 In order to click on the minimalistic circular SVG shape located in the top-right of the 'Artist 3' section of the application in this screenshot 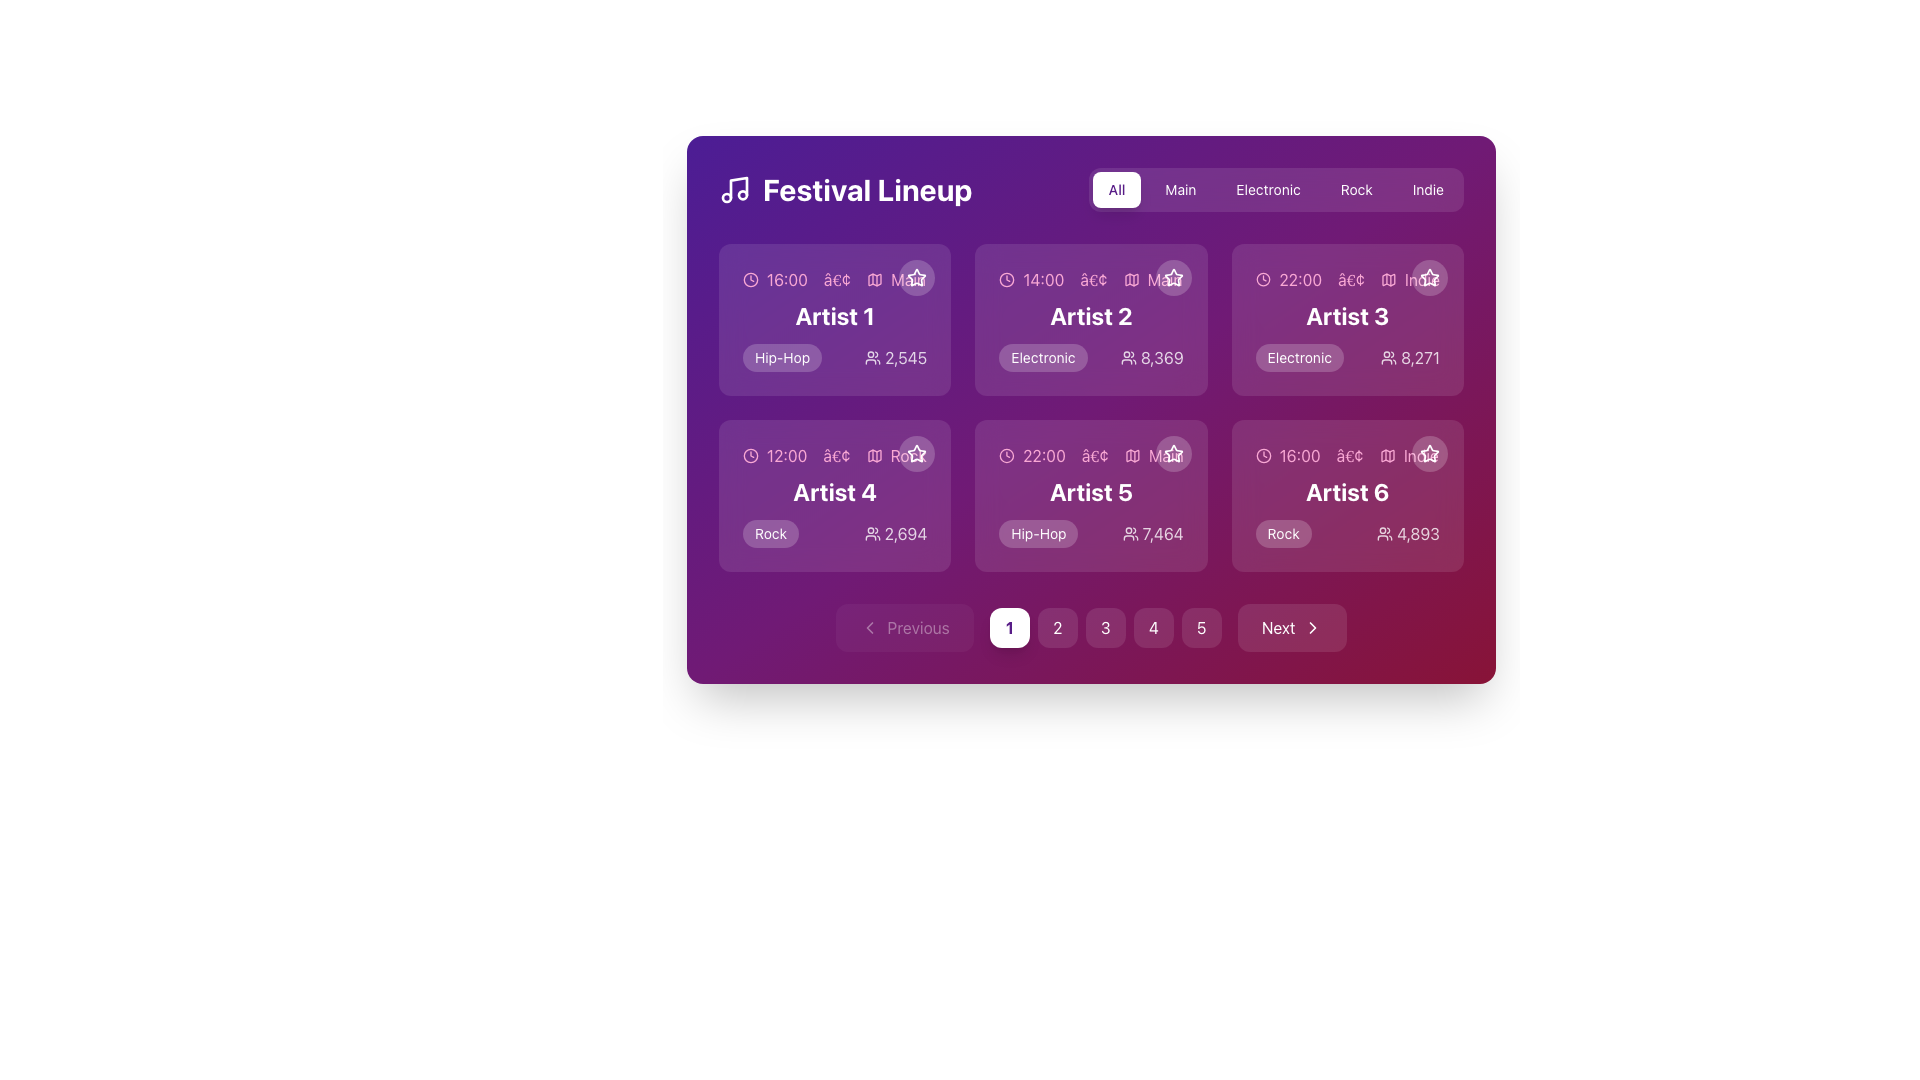, I will do `click(1262, 280)`.